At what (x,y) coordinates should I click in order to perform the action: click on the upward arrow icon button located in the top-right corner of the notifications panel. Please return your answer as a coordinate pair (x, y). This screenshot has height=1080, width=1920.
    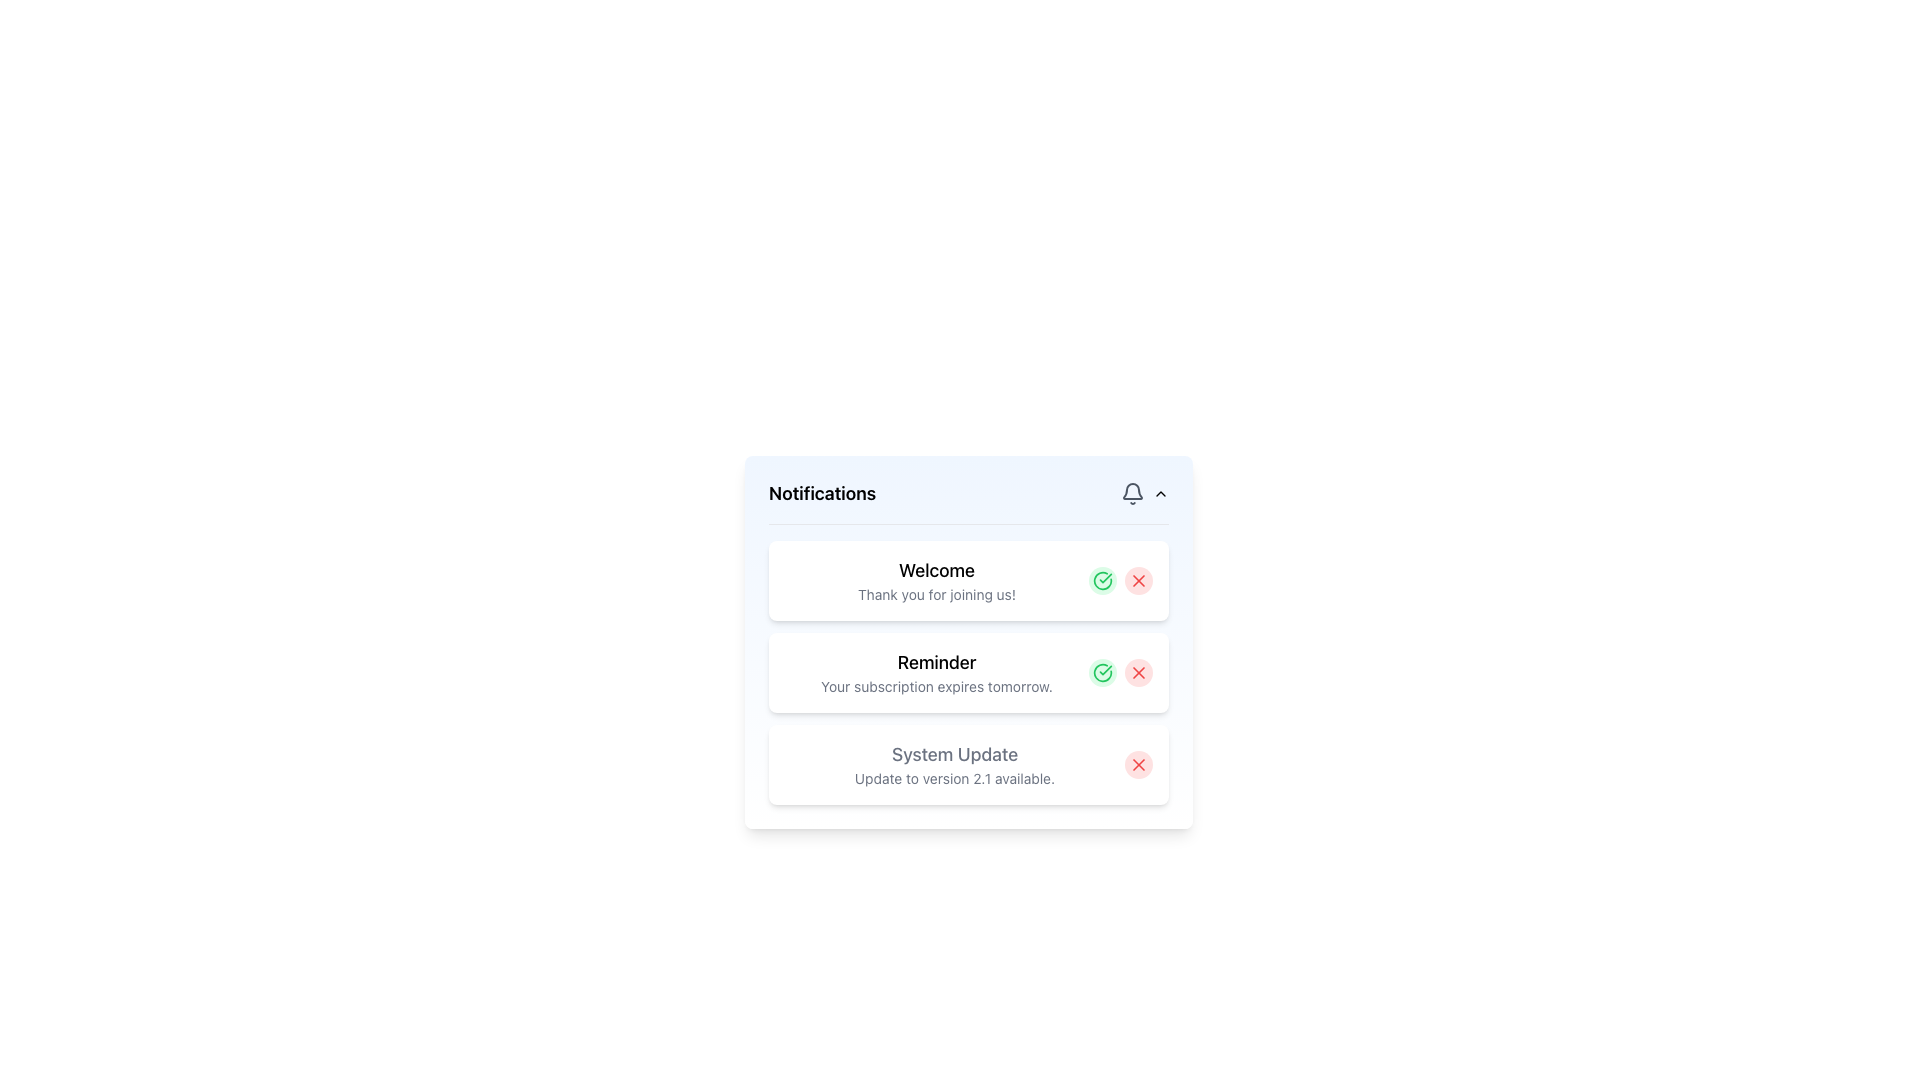
    Looking at the image, I should click on (1161, 493).